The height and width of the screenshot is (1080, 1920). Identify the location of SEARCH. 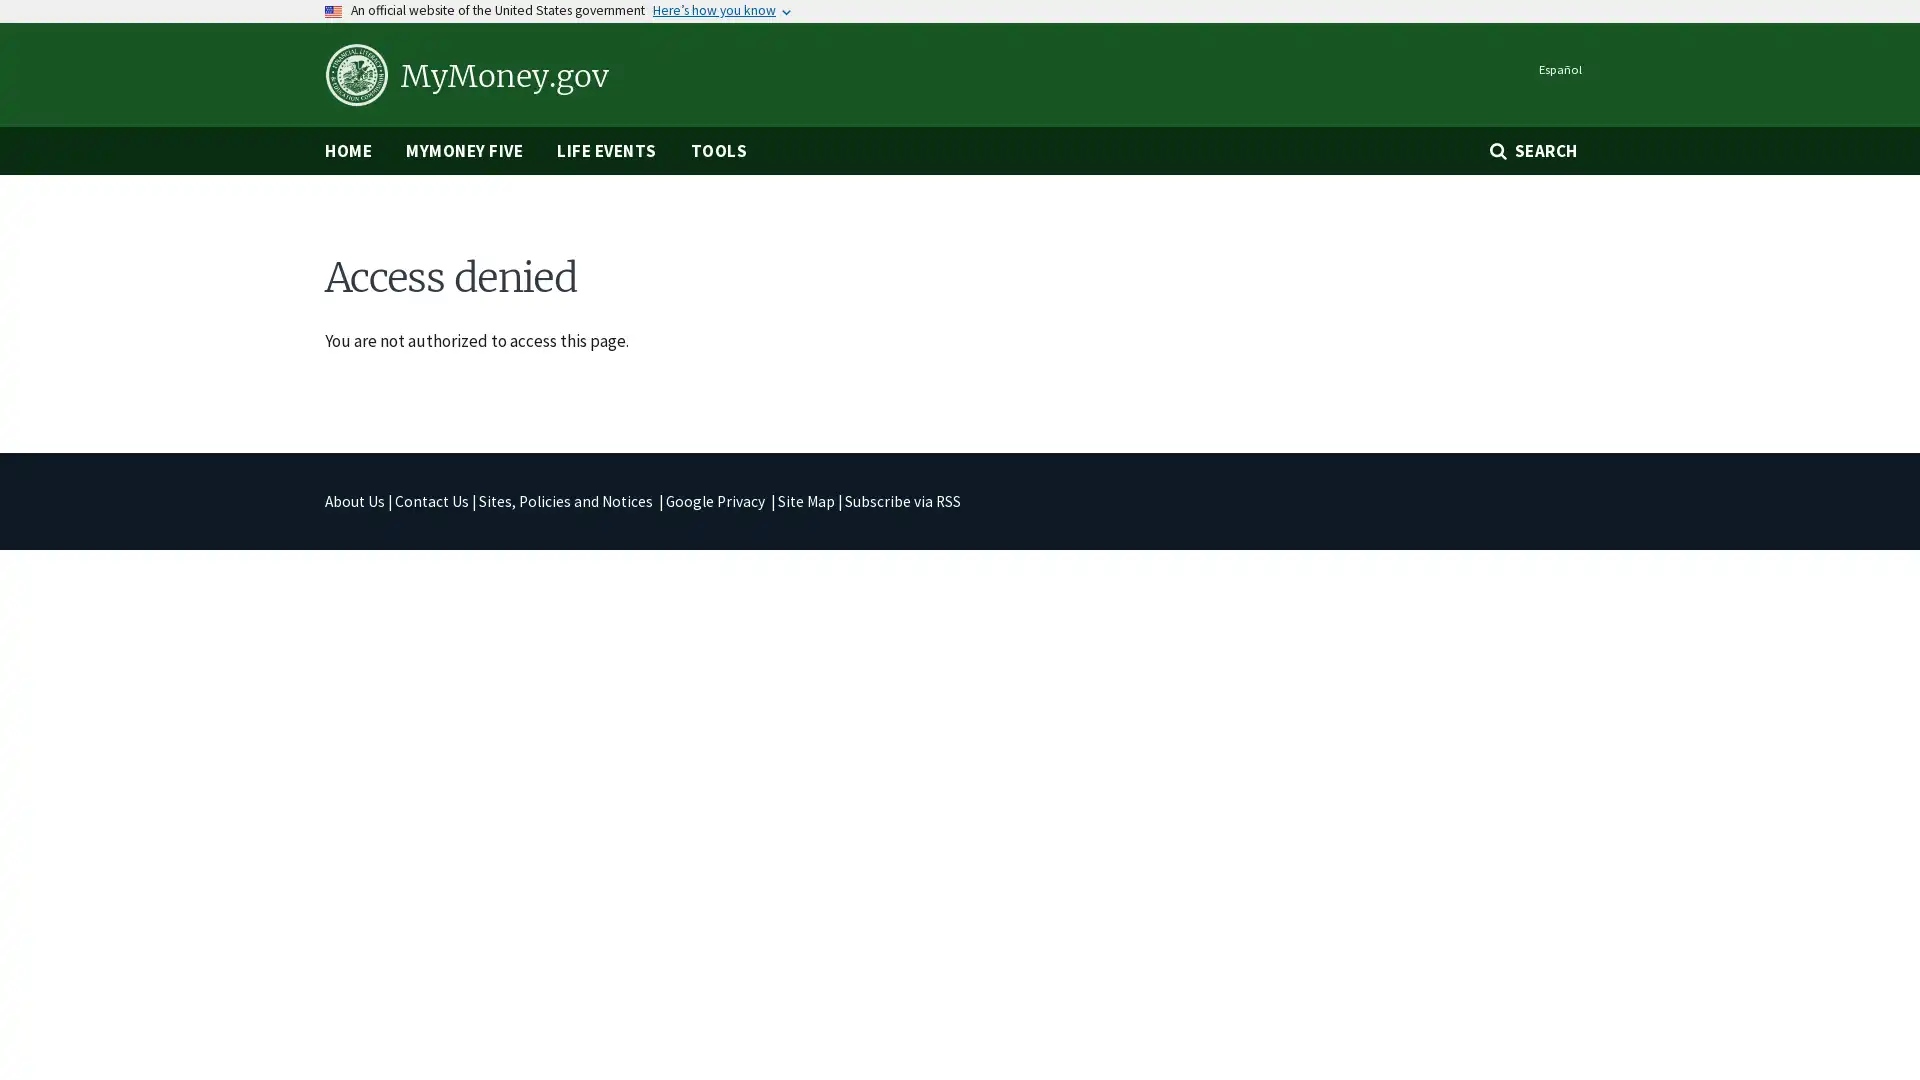
(1535, 149).